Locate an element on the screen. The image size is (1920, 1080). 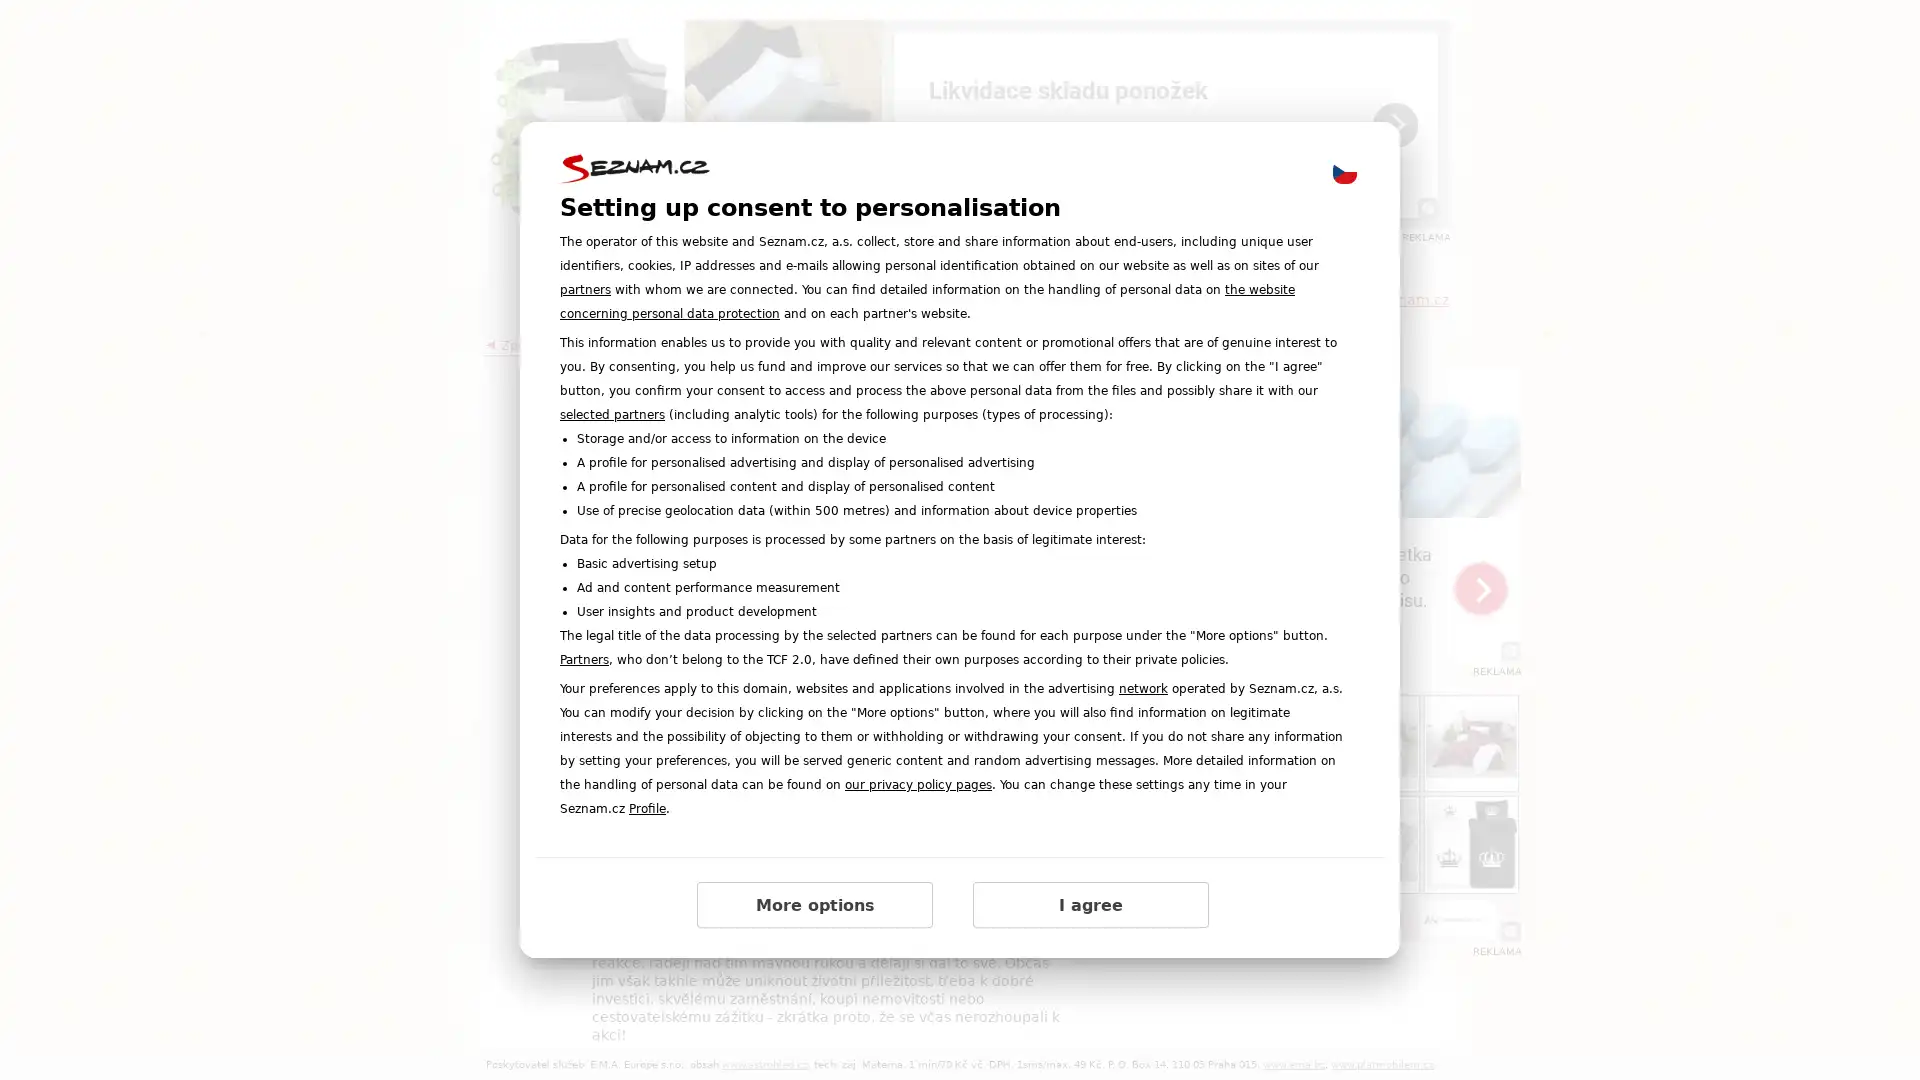
I agree is located at coordinates (1089, 905).